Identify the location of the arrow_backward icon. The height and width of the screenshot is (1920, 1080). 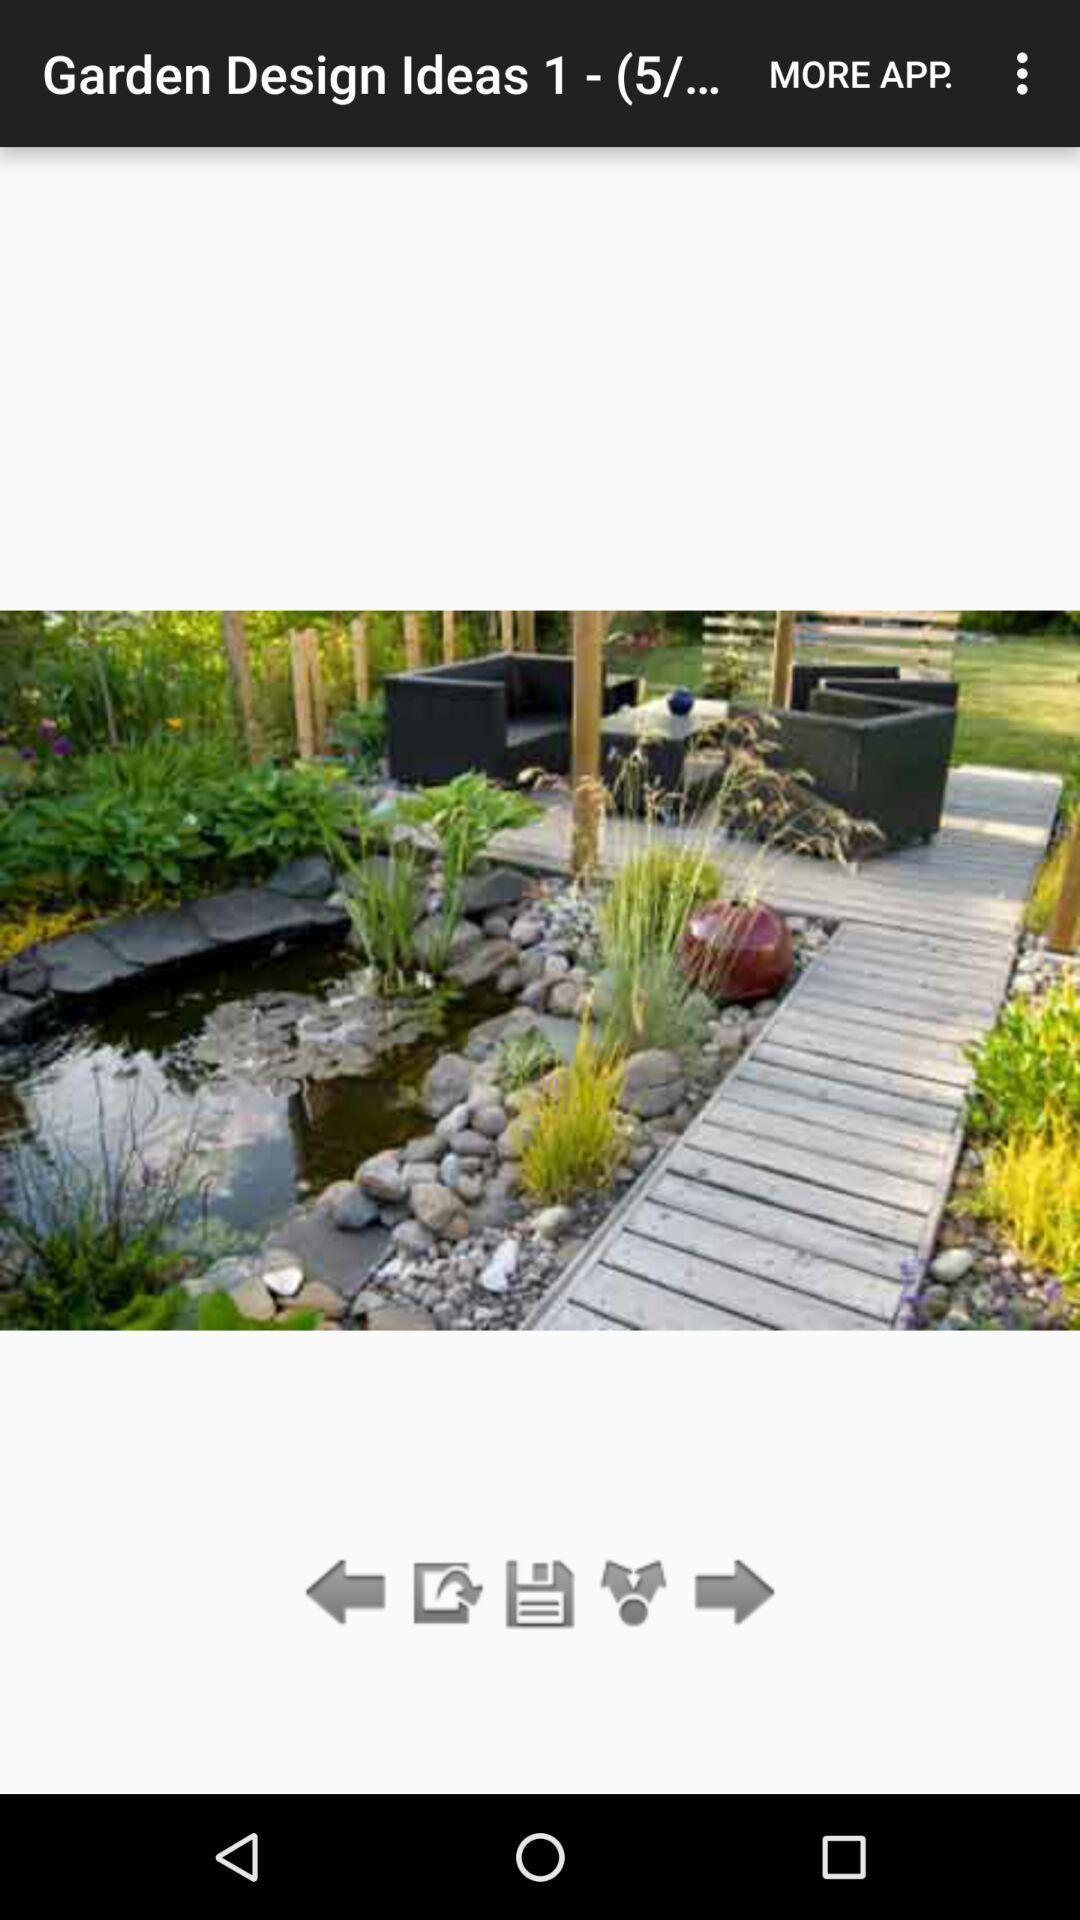
(350, 1593).